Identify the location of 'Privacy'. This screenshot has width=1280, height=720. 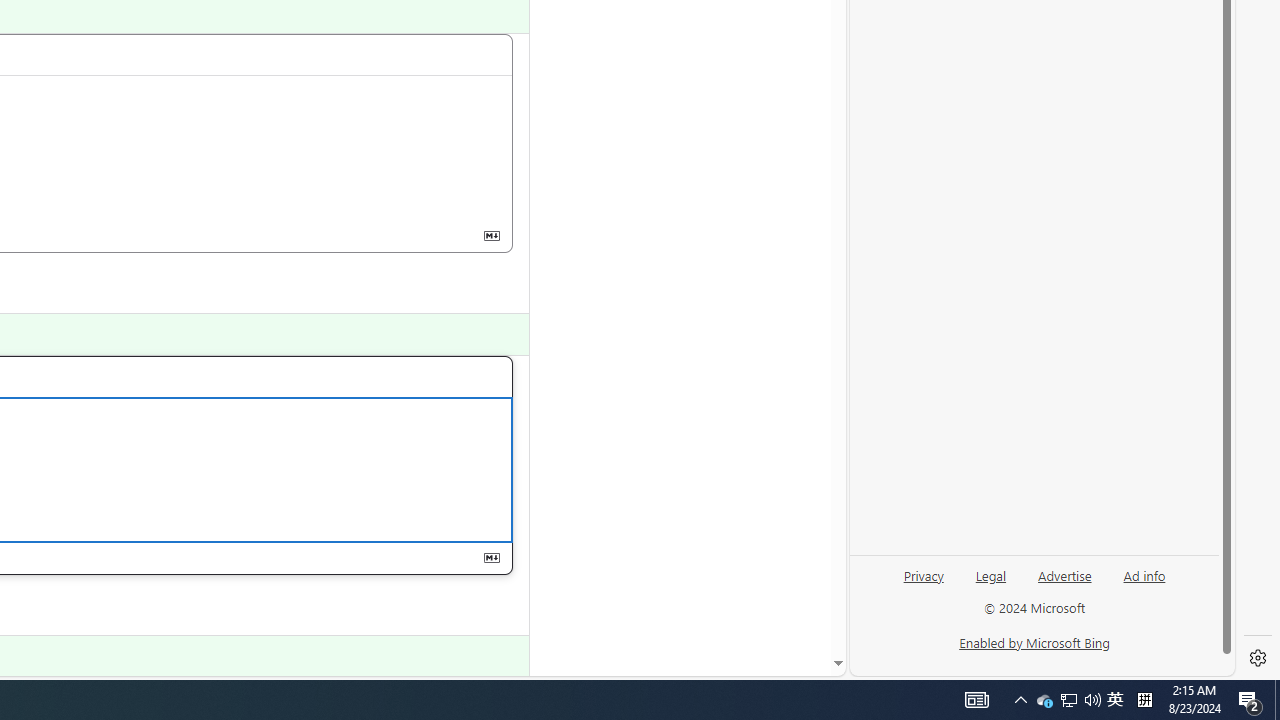
(922, 574).